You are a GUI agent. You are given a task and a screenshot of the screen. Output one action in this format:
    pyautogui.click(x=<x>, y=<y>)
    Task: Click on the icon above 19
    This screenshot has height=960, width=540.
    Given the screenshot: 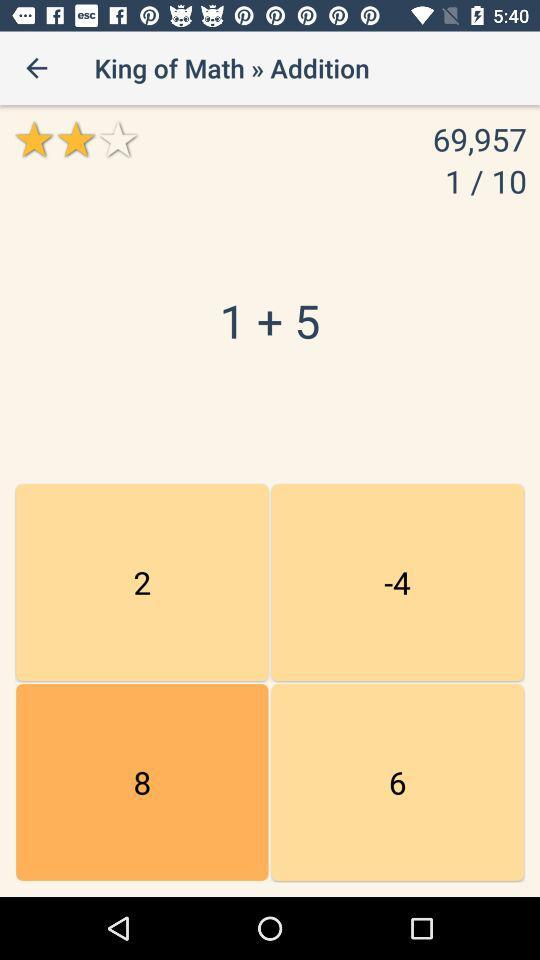 What is the action you would take?
    pyautogui.click(x=397, y=582)
    